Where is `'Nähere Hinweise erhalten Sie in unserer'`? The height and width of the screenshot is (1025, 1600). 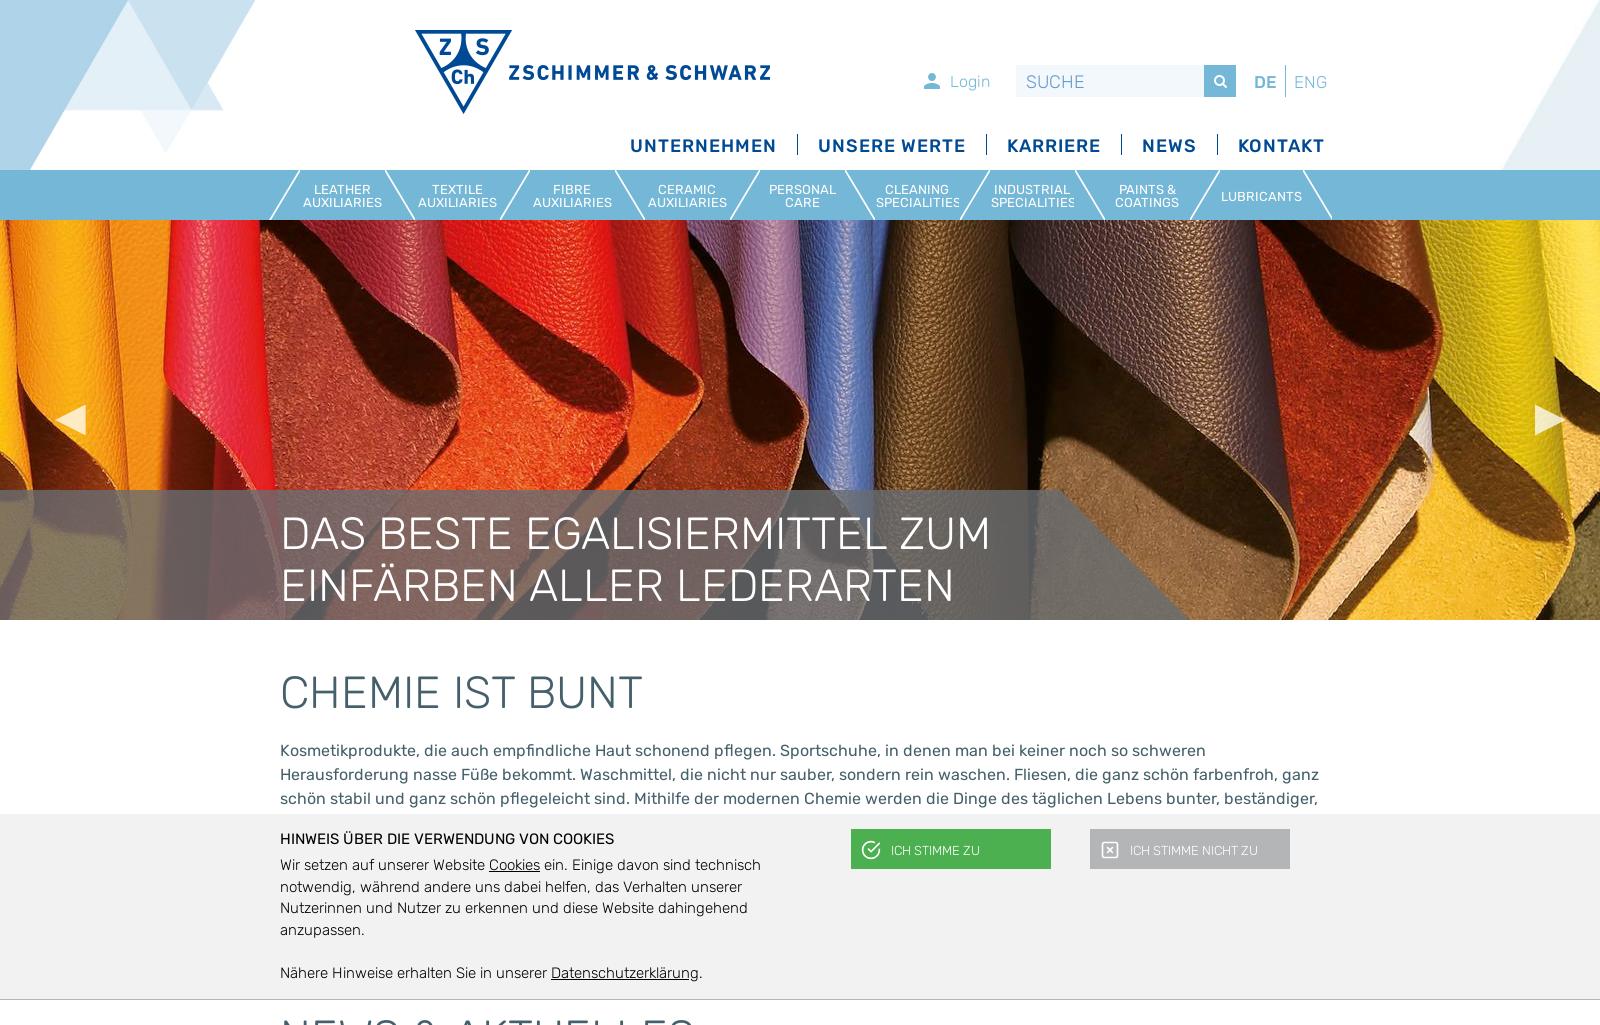 'Nähere Hinweise erhalten Sie in unserer' is located at coordinates (280, 972).